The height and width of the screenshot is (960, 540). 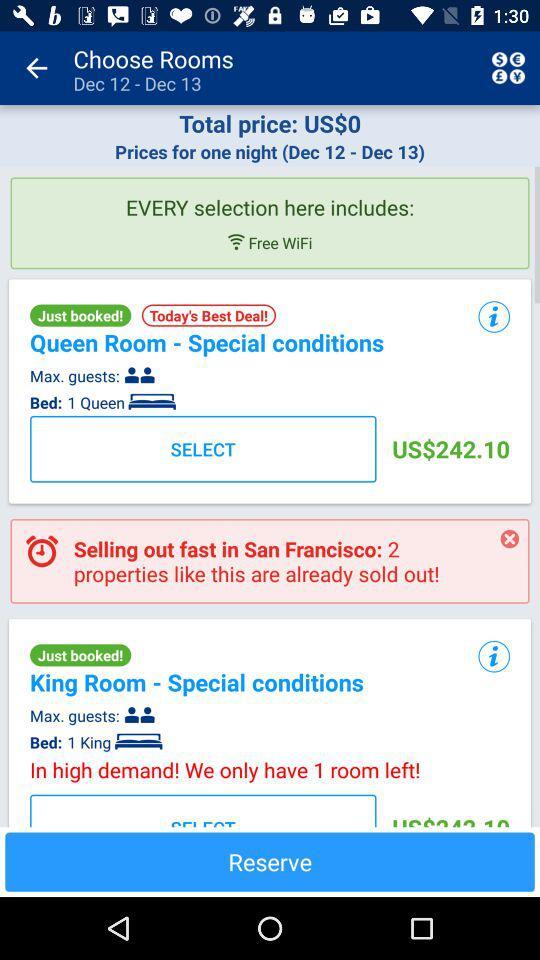 What do you see at coordinates (270, 199) in the screenshot?
I see `every selection here item` at bounding box center [270, 199].